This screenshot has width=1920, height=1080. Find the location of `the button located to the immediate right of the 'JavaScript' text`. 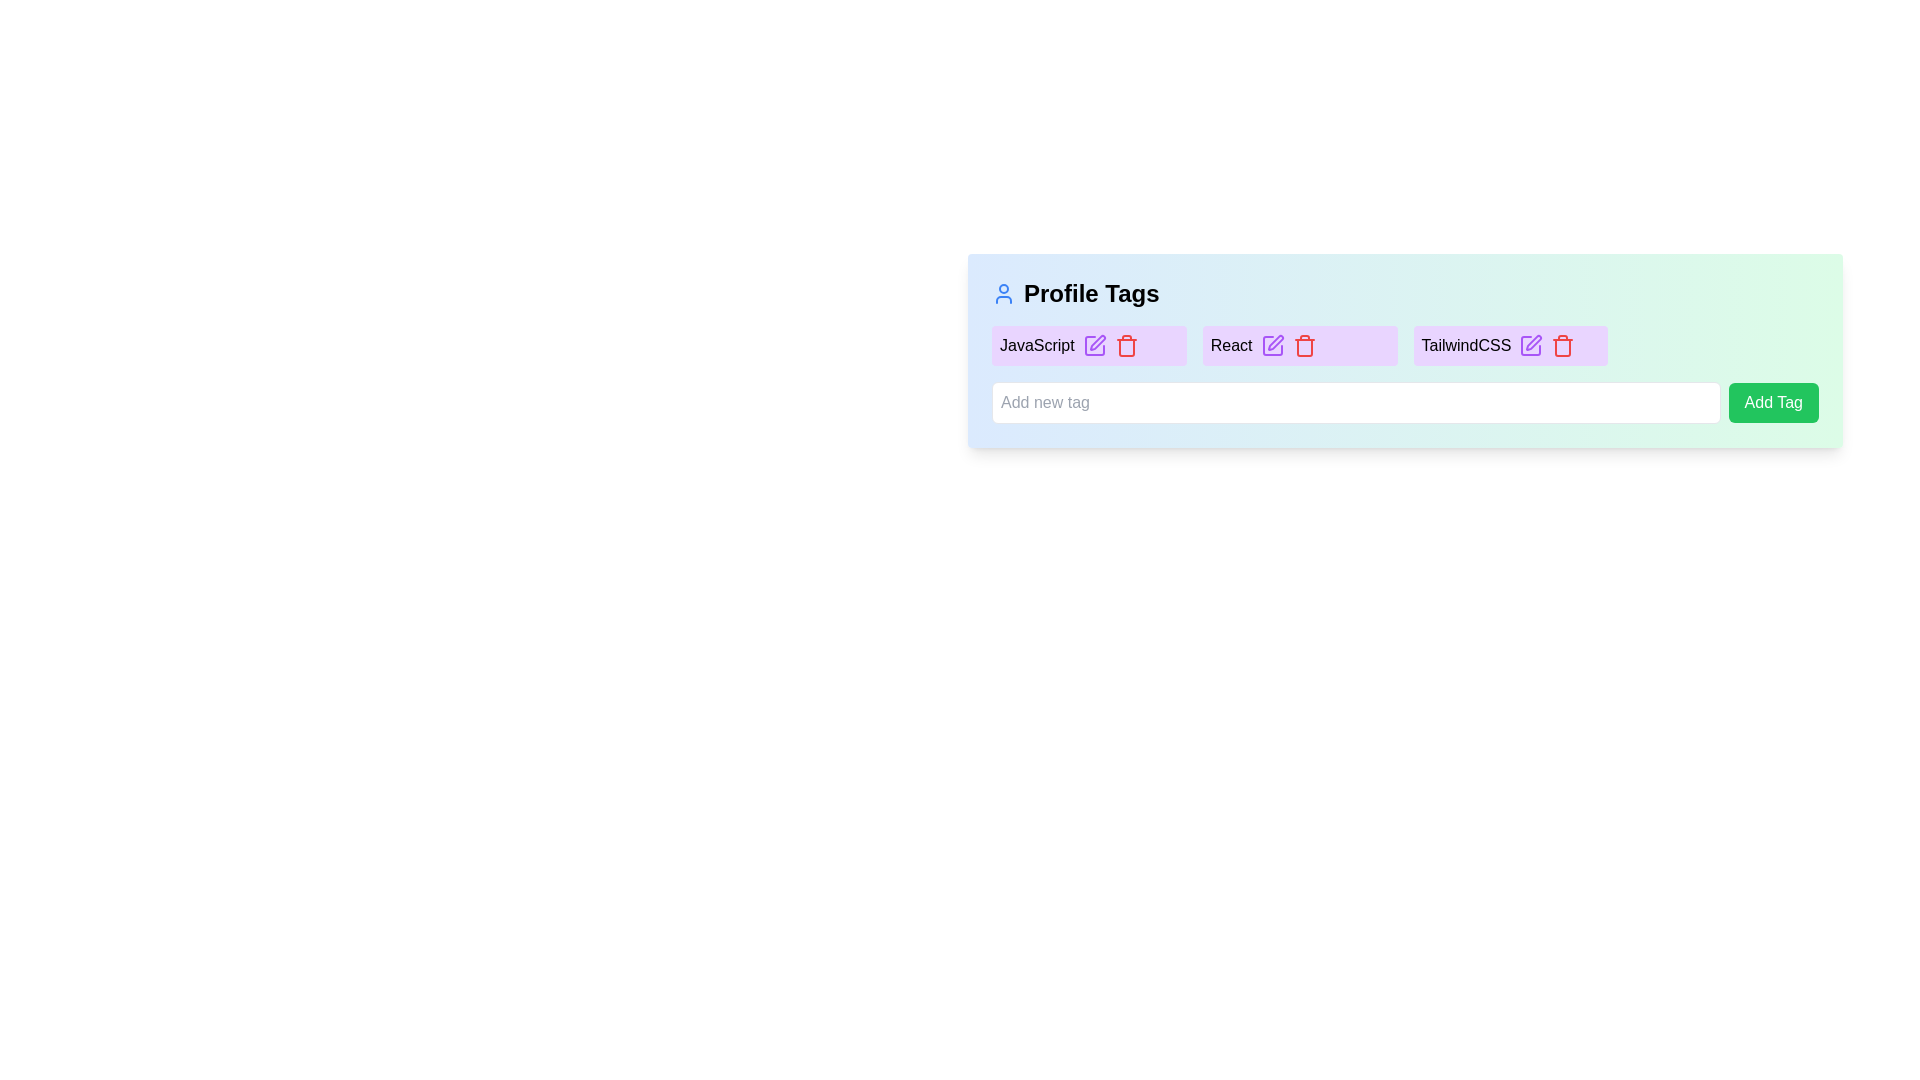

the button located to the immediate right of the 'JavaScript' text is located at coordinates (1093, 345).